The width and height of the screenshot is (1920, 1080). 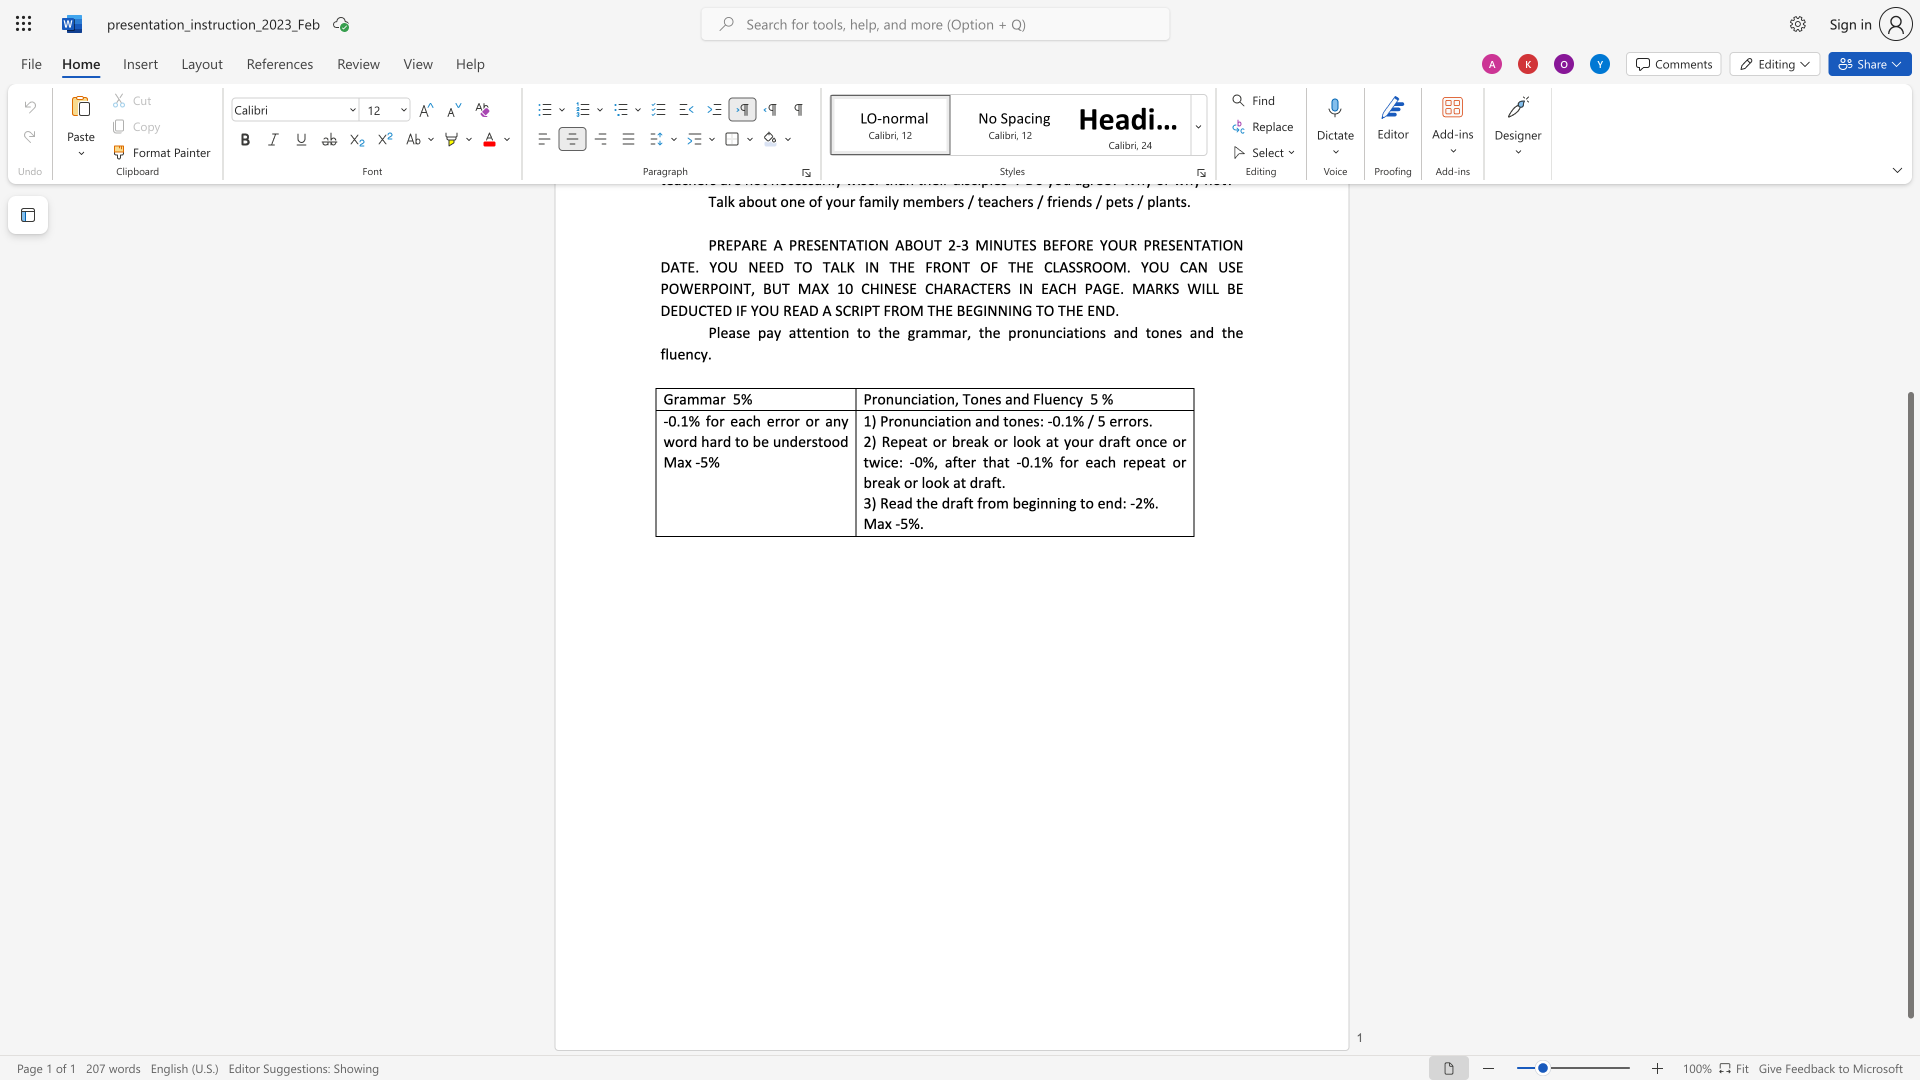 What do you see at coordinates (1909, 370) in the screenshot?
I see `the scrollbar on the right to shift the page higher` at bounding box center [1909, 370].